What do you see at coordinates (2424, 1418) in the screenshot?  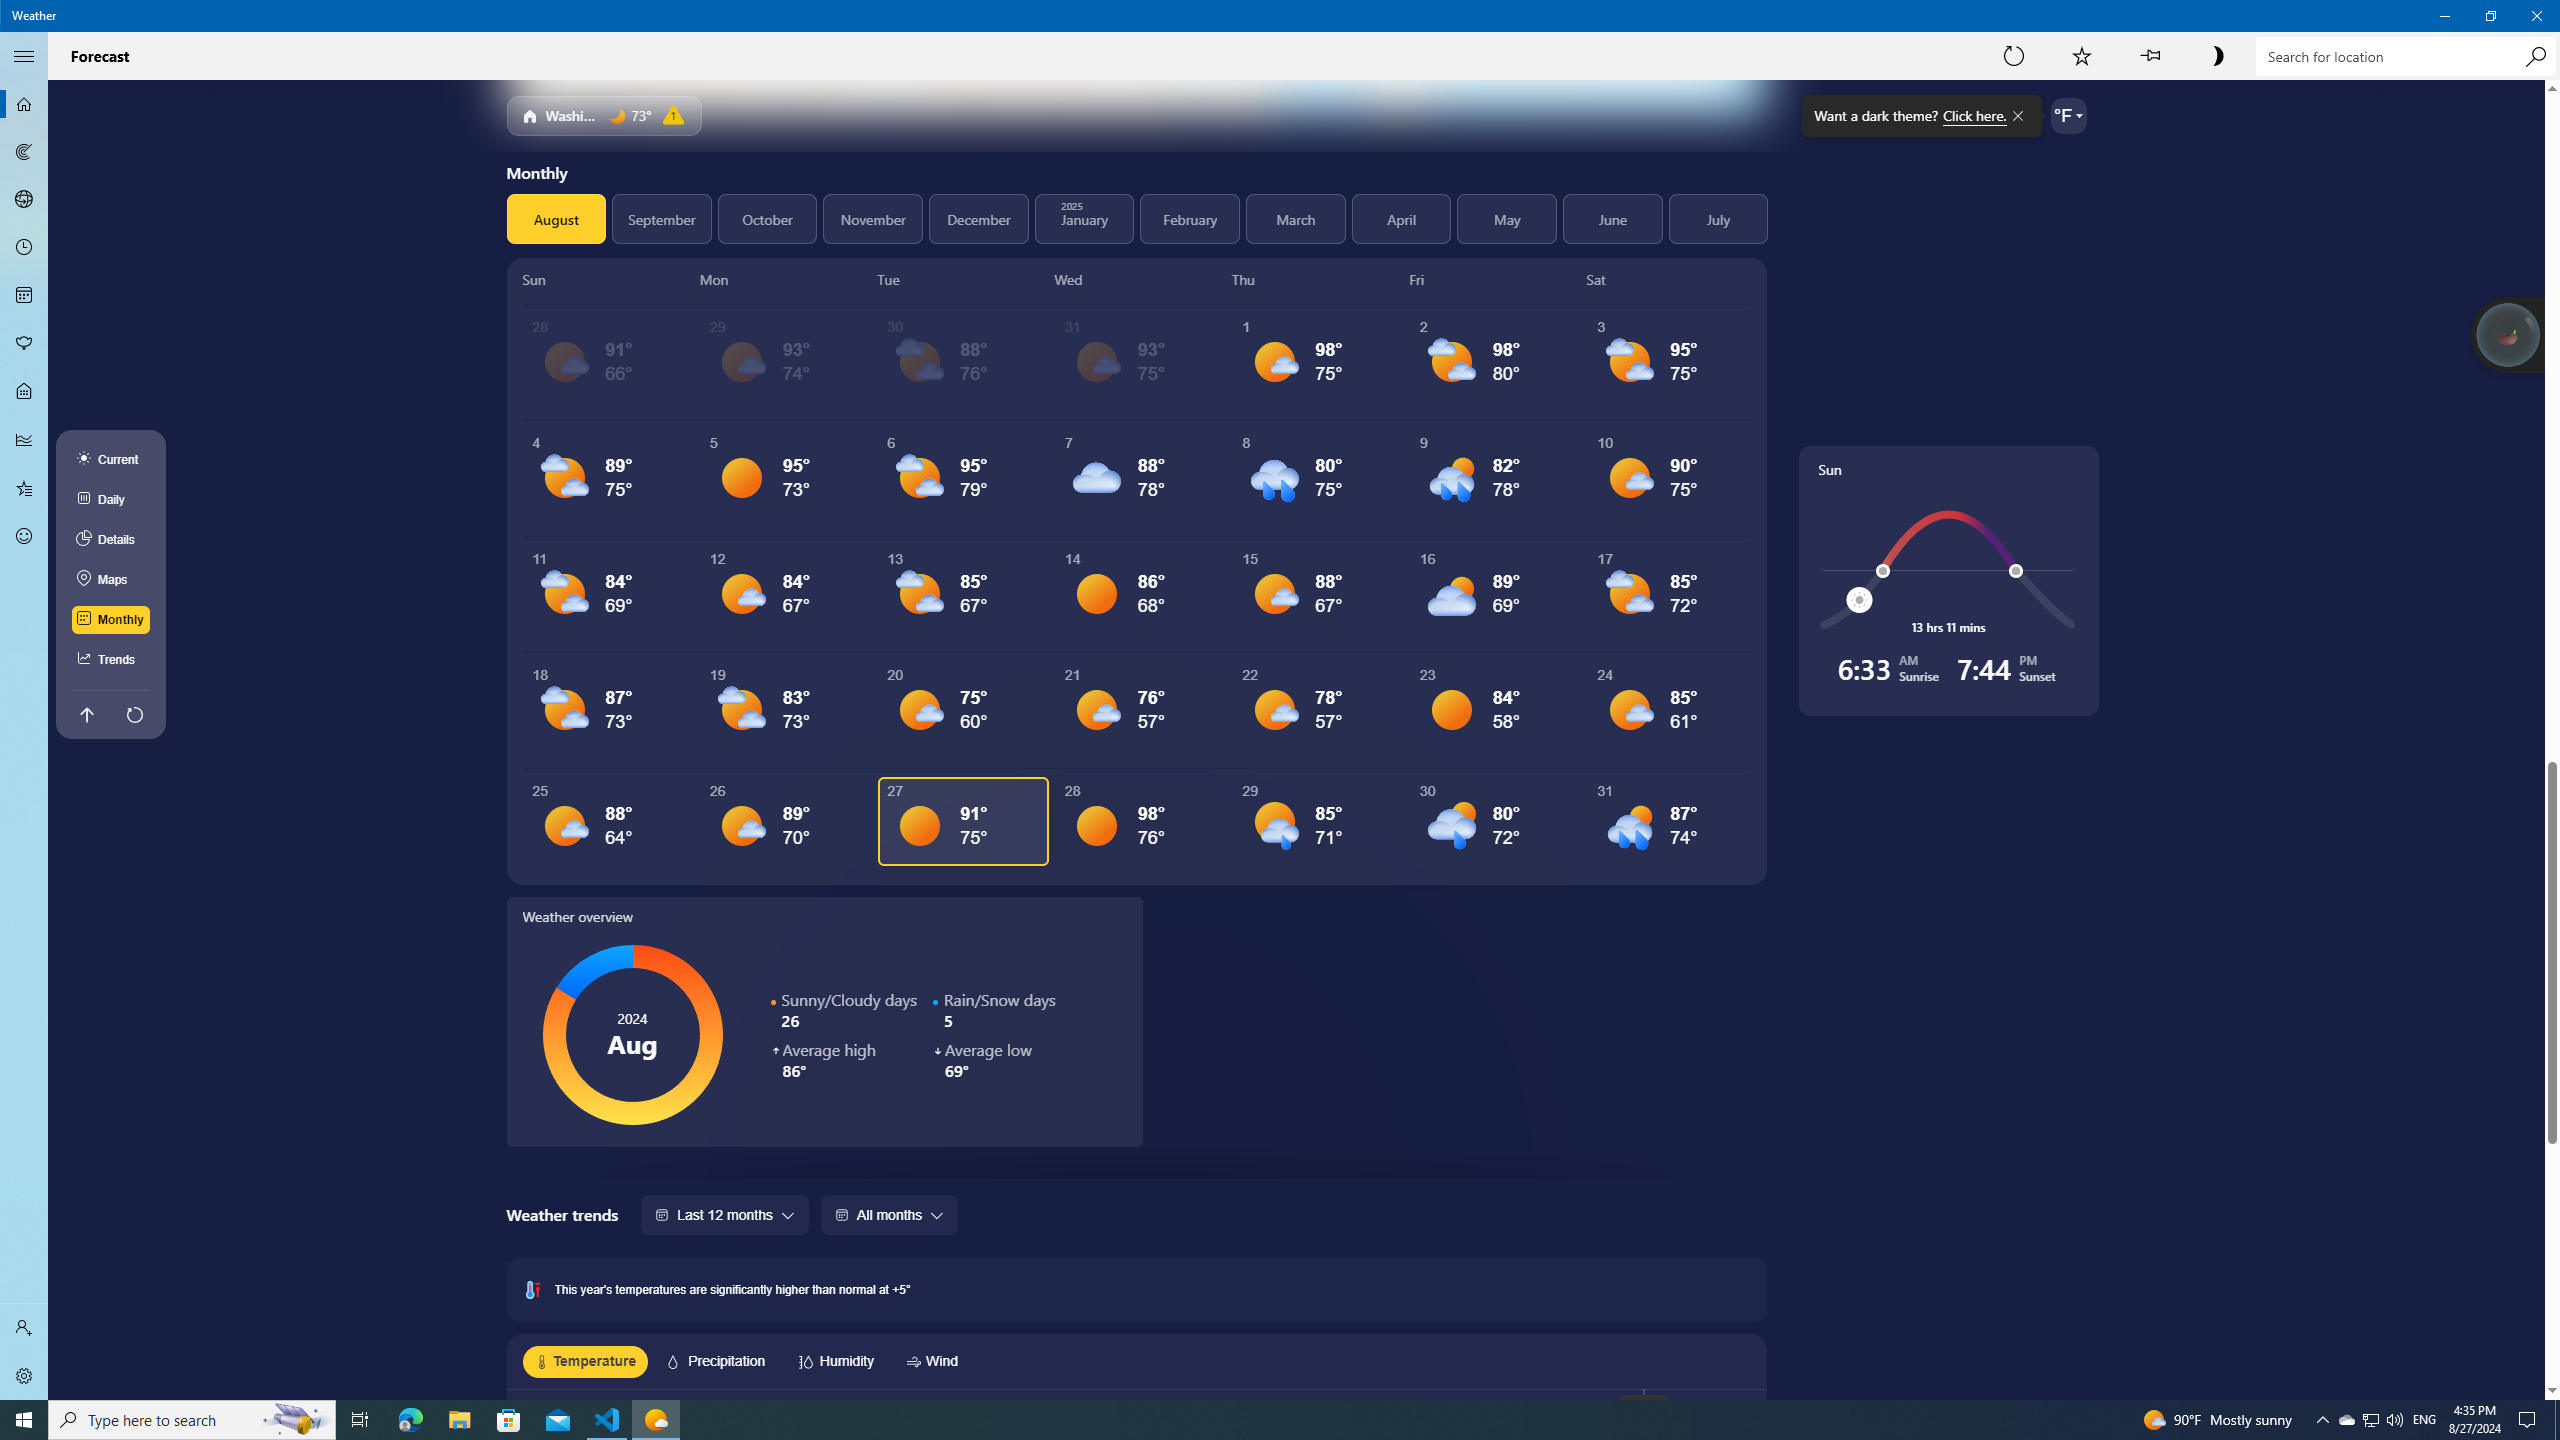 I see `'Tray Input Indicator - English (United States)'` at bounding box center [2424, 1418].